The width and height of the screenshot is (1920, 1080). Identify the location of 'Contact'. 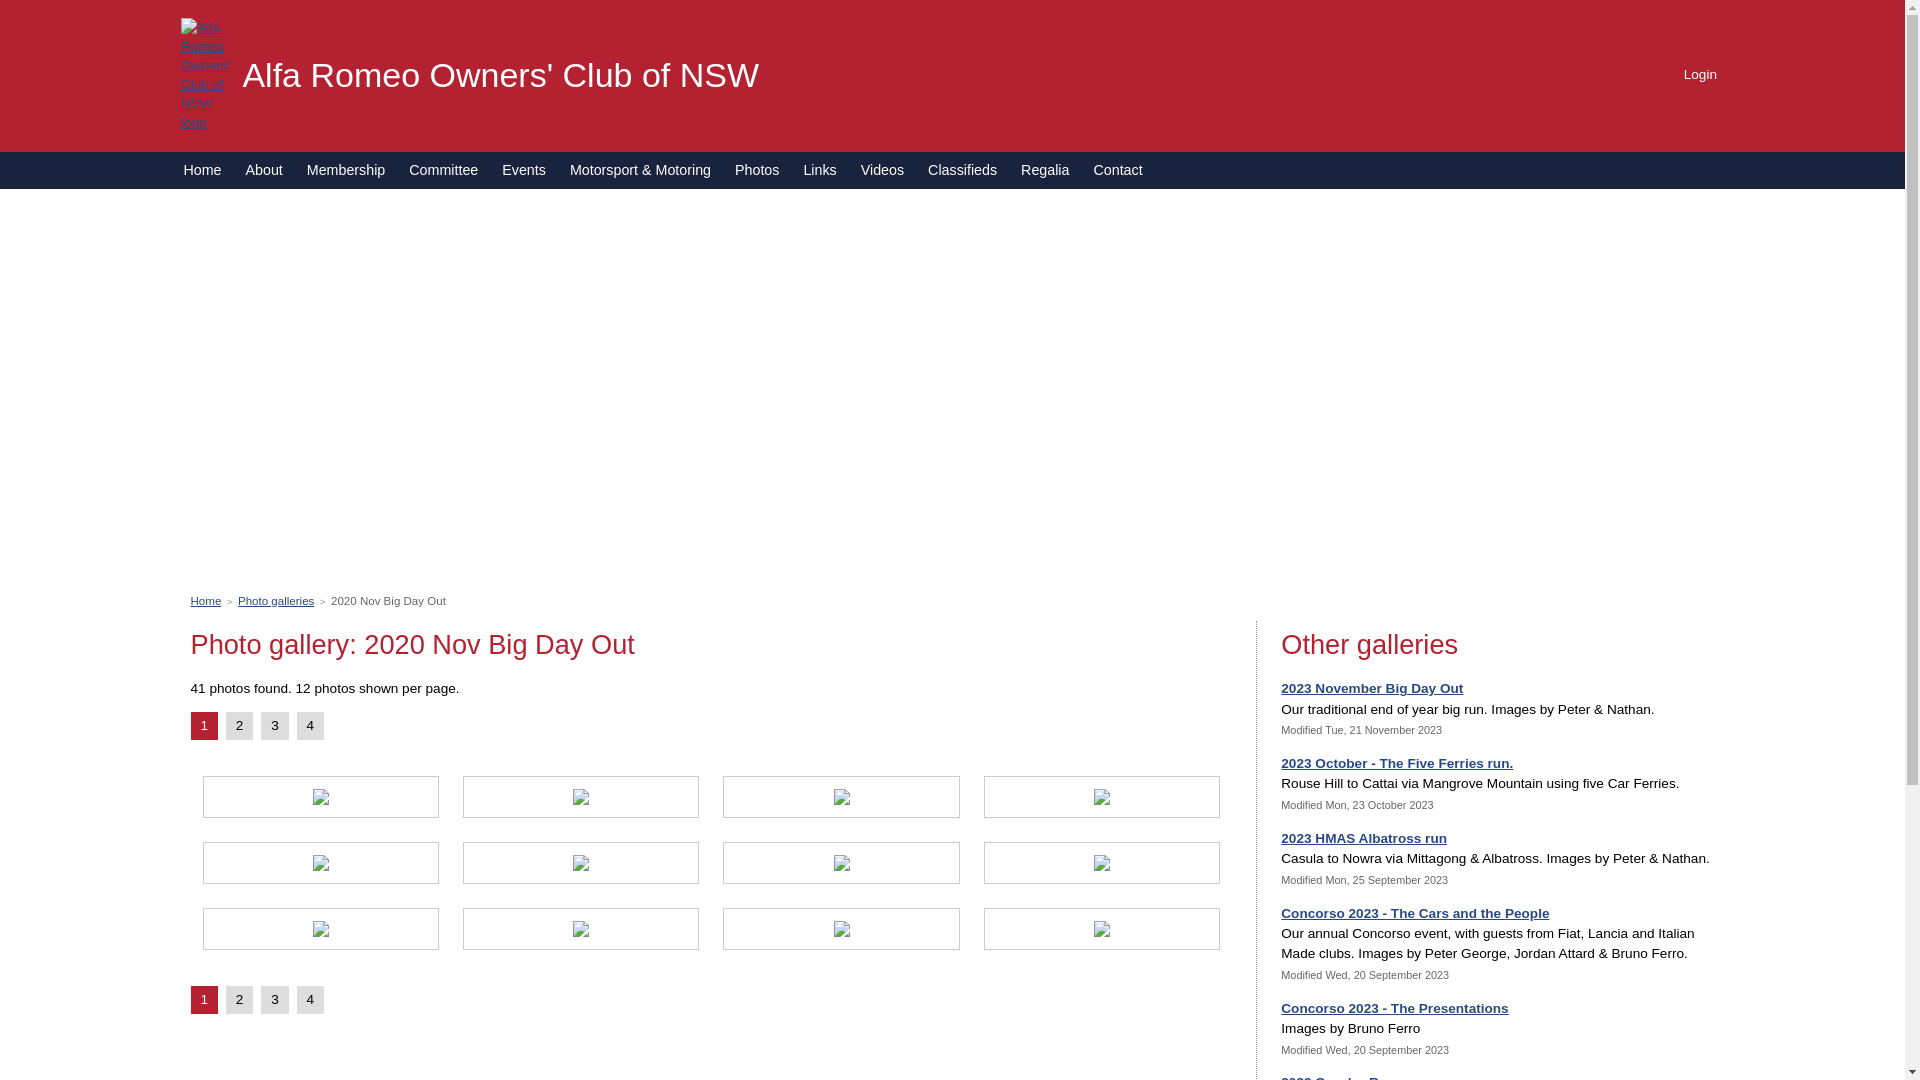
(1079, 168).